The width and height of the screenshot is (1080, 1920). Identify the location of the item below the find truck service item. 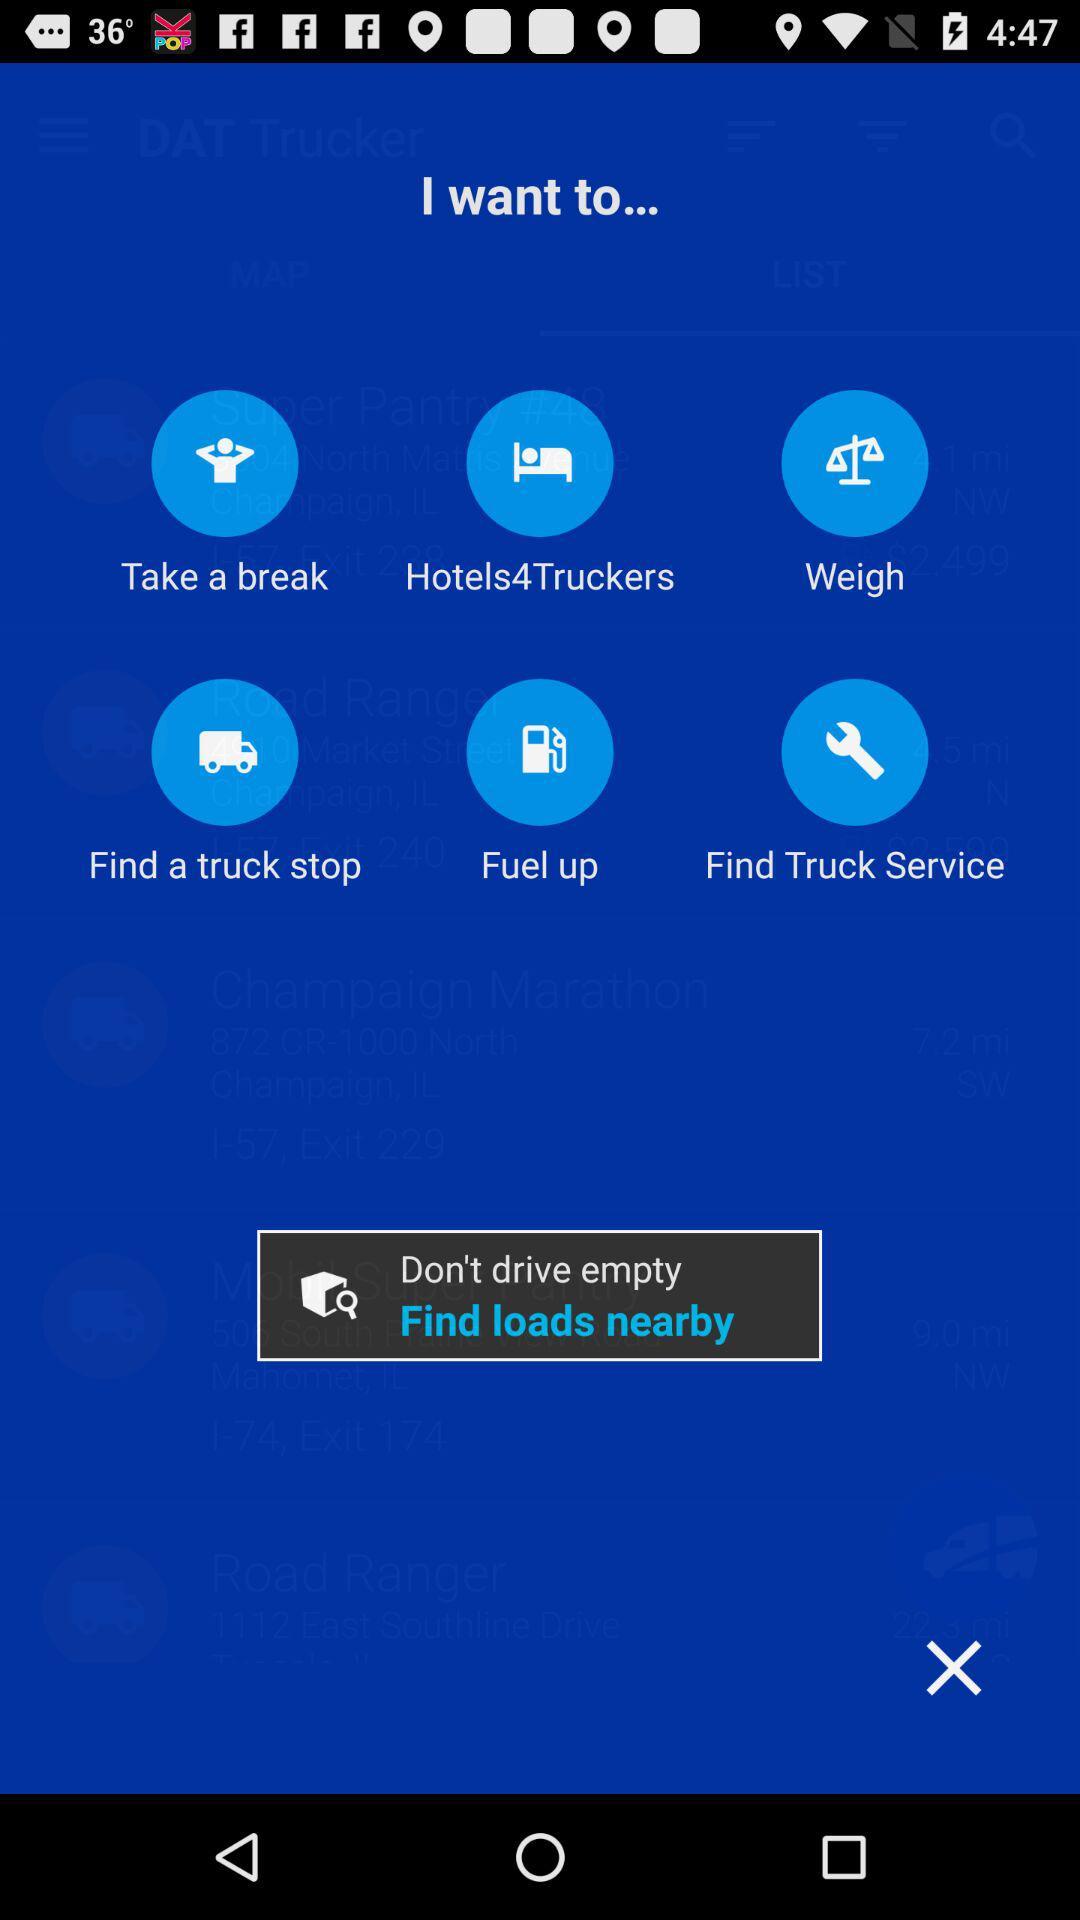
(993, 1706).